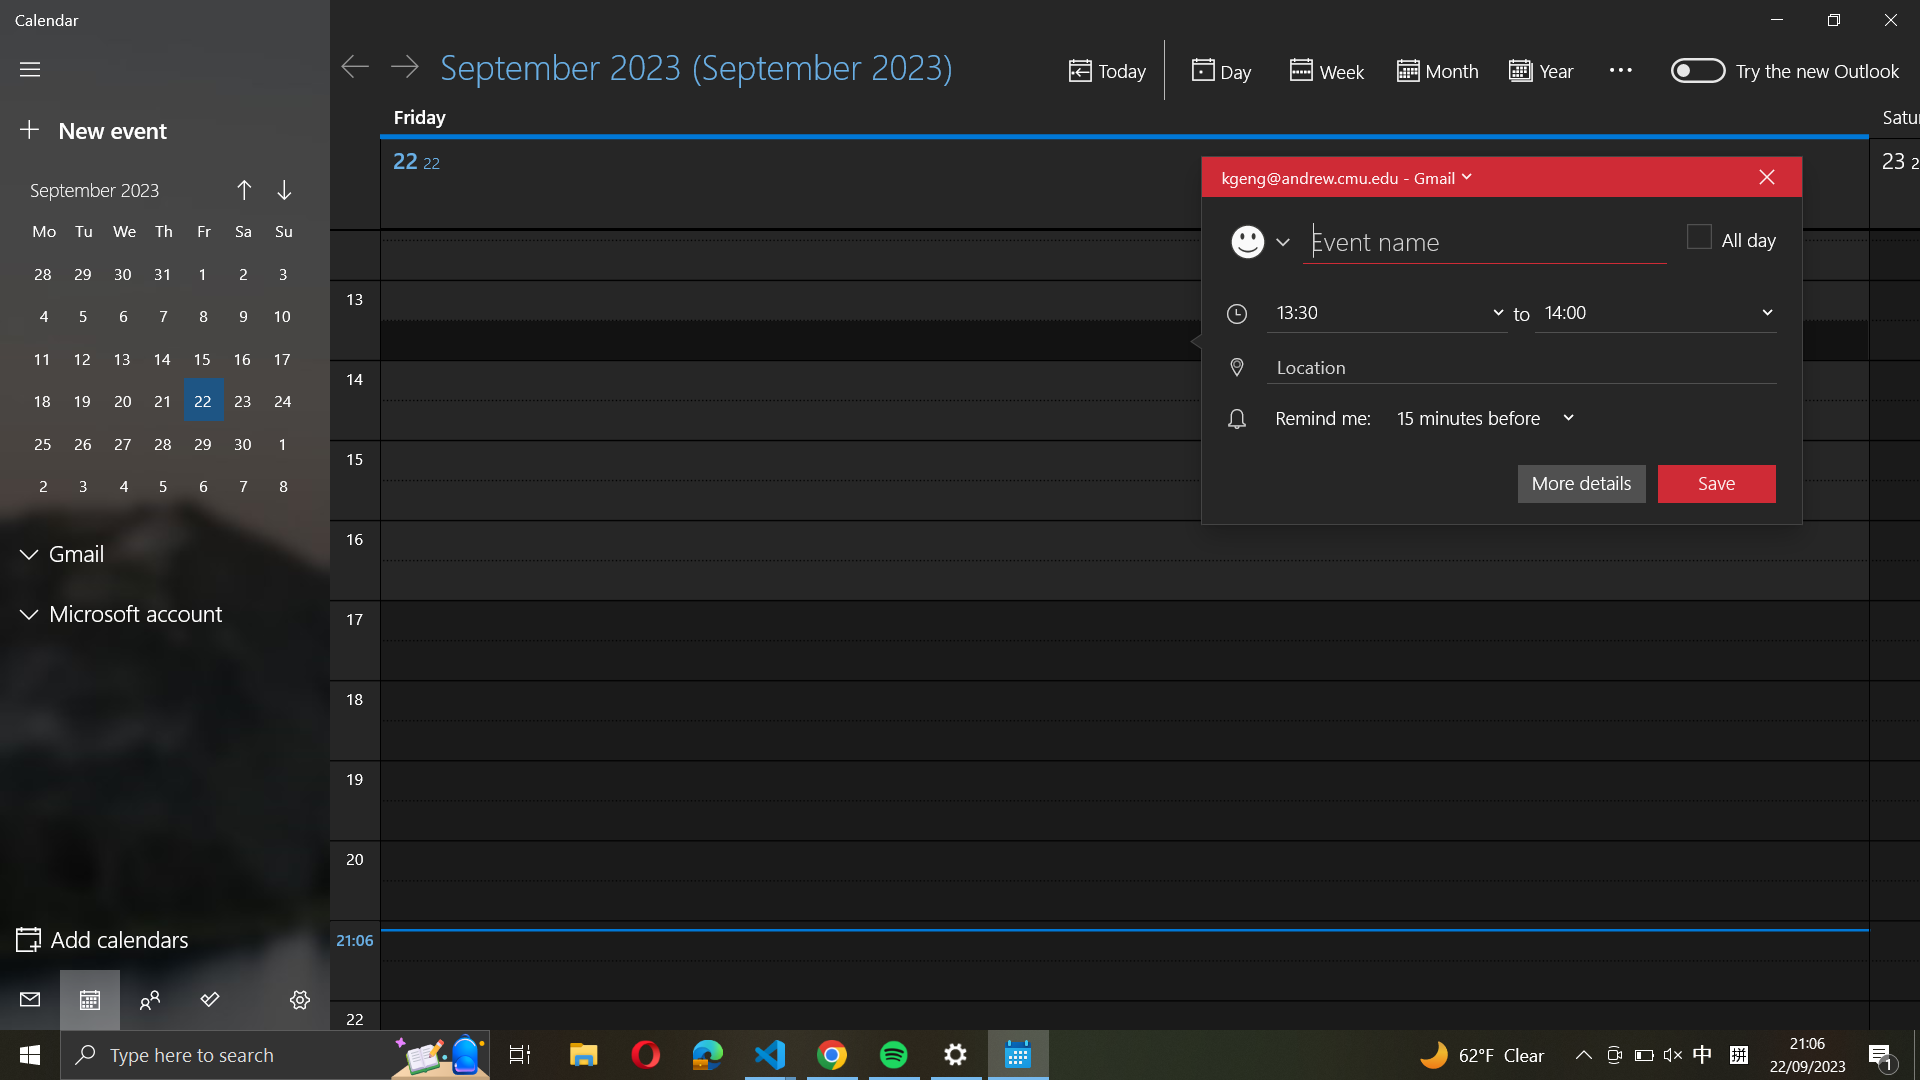 Image resolution: width=1920 pixels, height=1080 pixels. What do you see at coordinates (1580, 481) in the screenshot?
I see `the "more details" button in the current event panel` at bounding box center [1580, 481].